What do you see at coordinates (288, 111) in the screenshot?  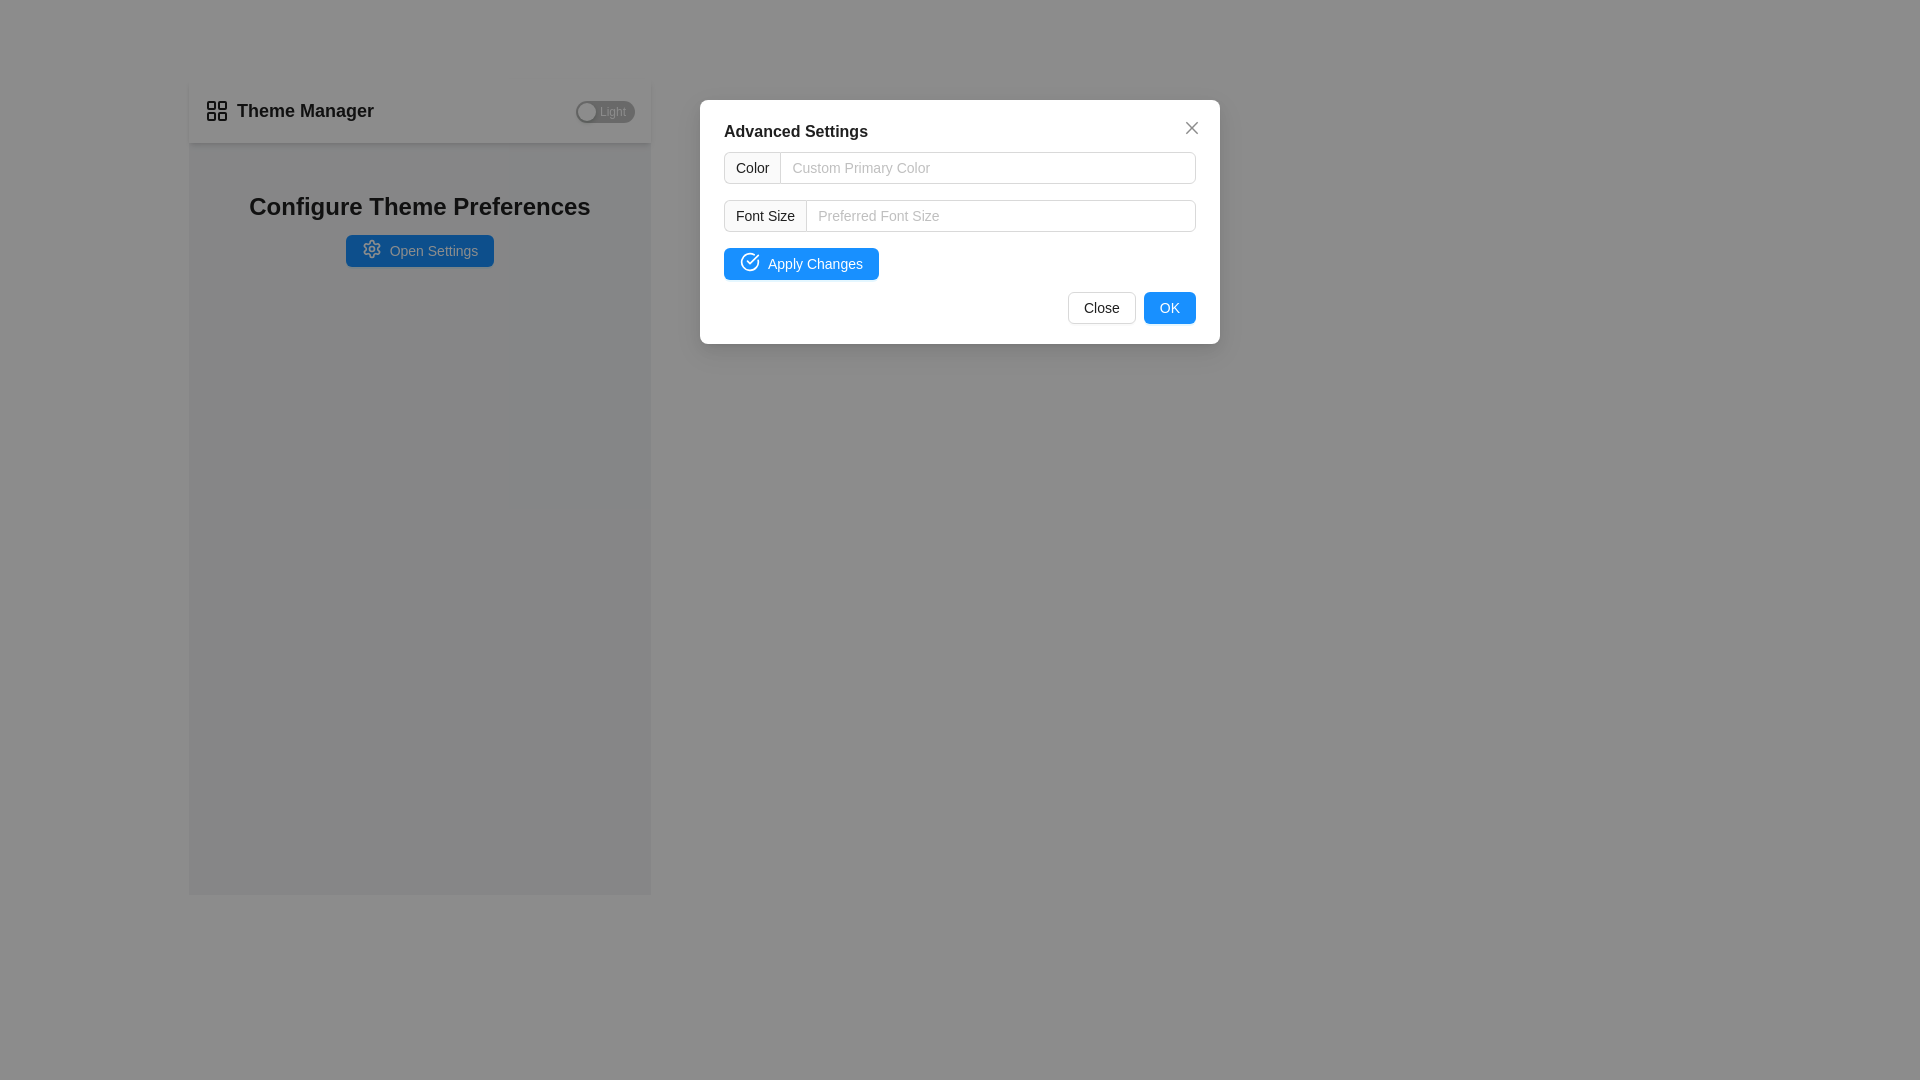 I see `the 'Theme Manager' header title with the grid layout icon, which is located in the top-left section of the header bar` at bounding box center [288, 111].